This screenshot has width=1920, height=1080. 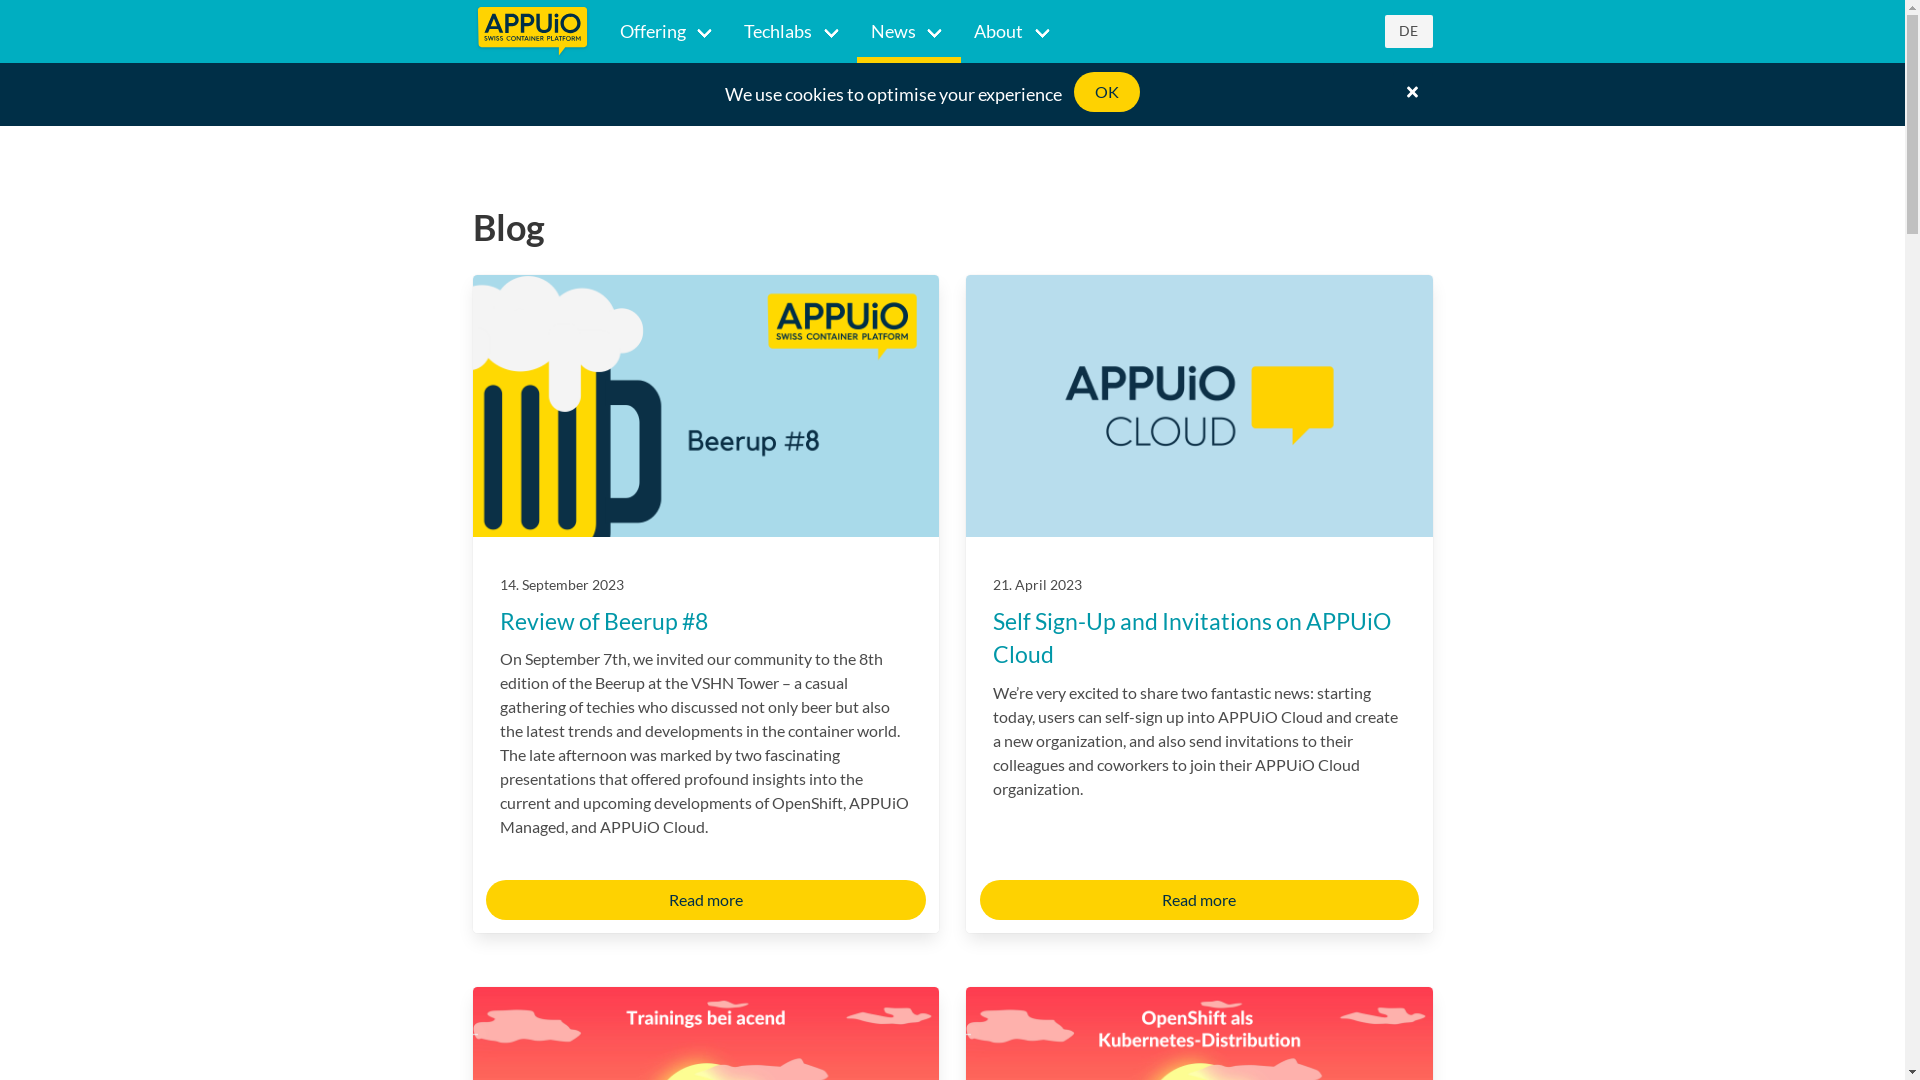 I want to click on 'Techlabs', so click(x=792, y=31).